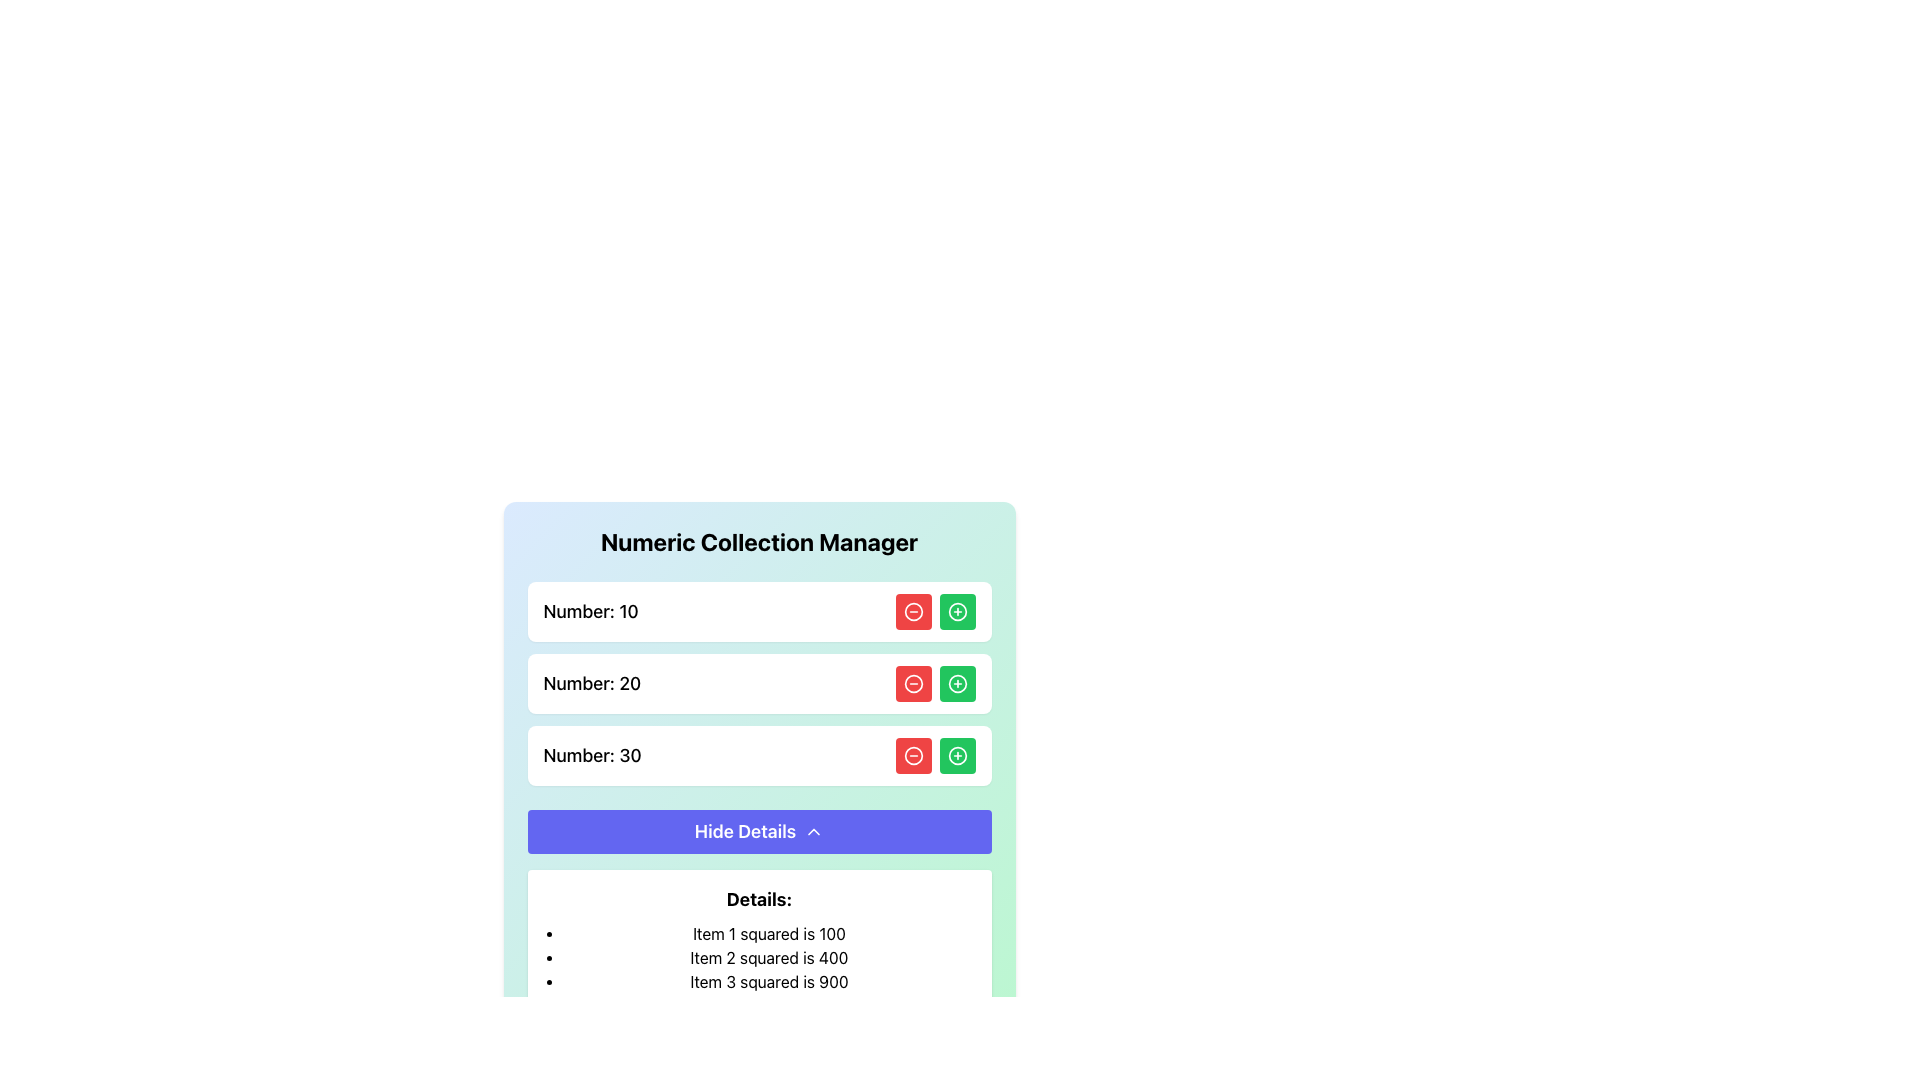  Describe the element at coordinates (758, 611) in the screenshot. I see `the buttons on the first numeric card in the 'Numeric Collection Manager'` at that location.